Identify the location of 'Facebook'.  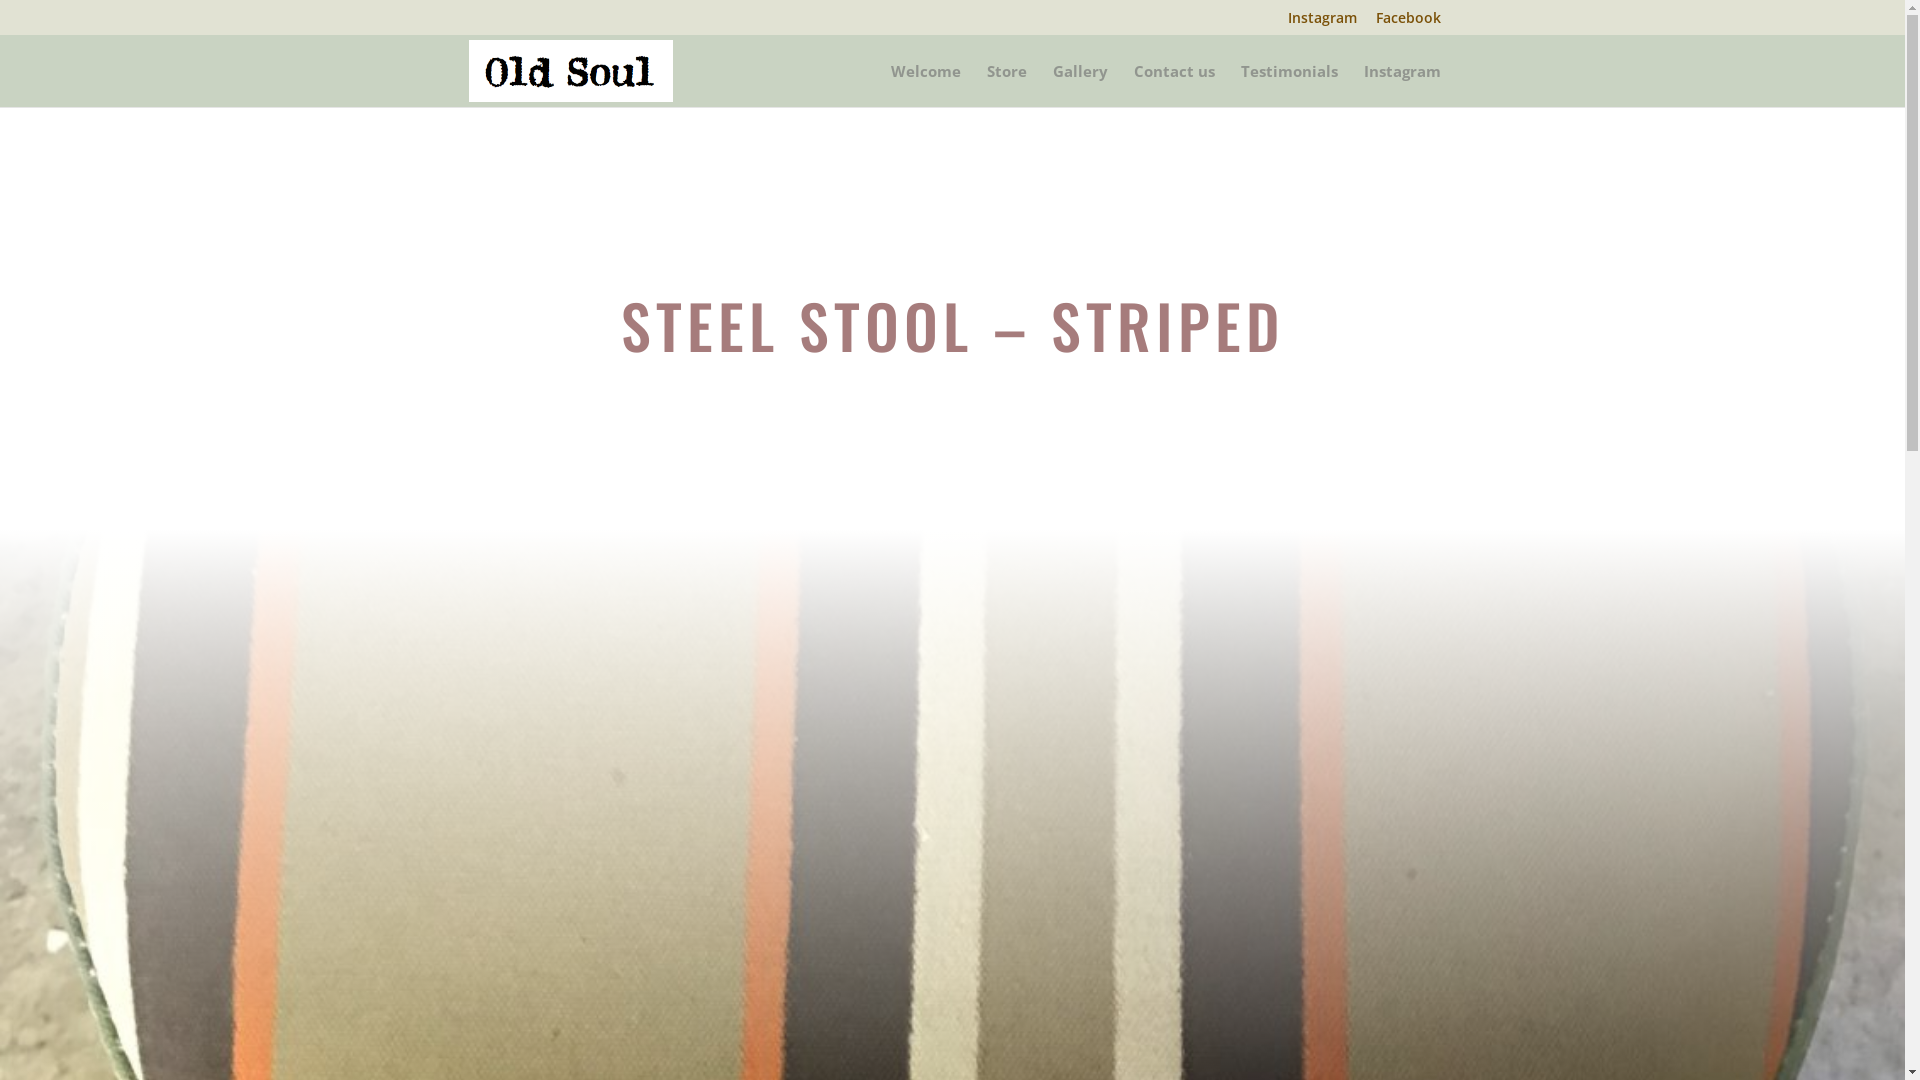
(1407, 22).